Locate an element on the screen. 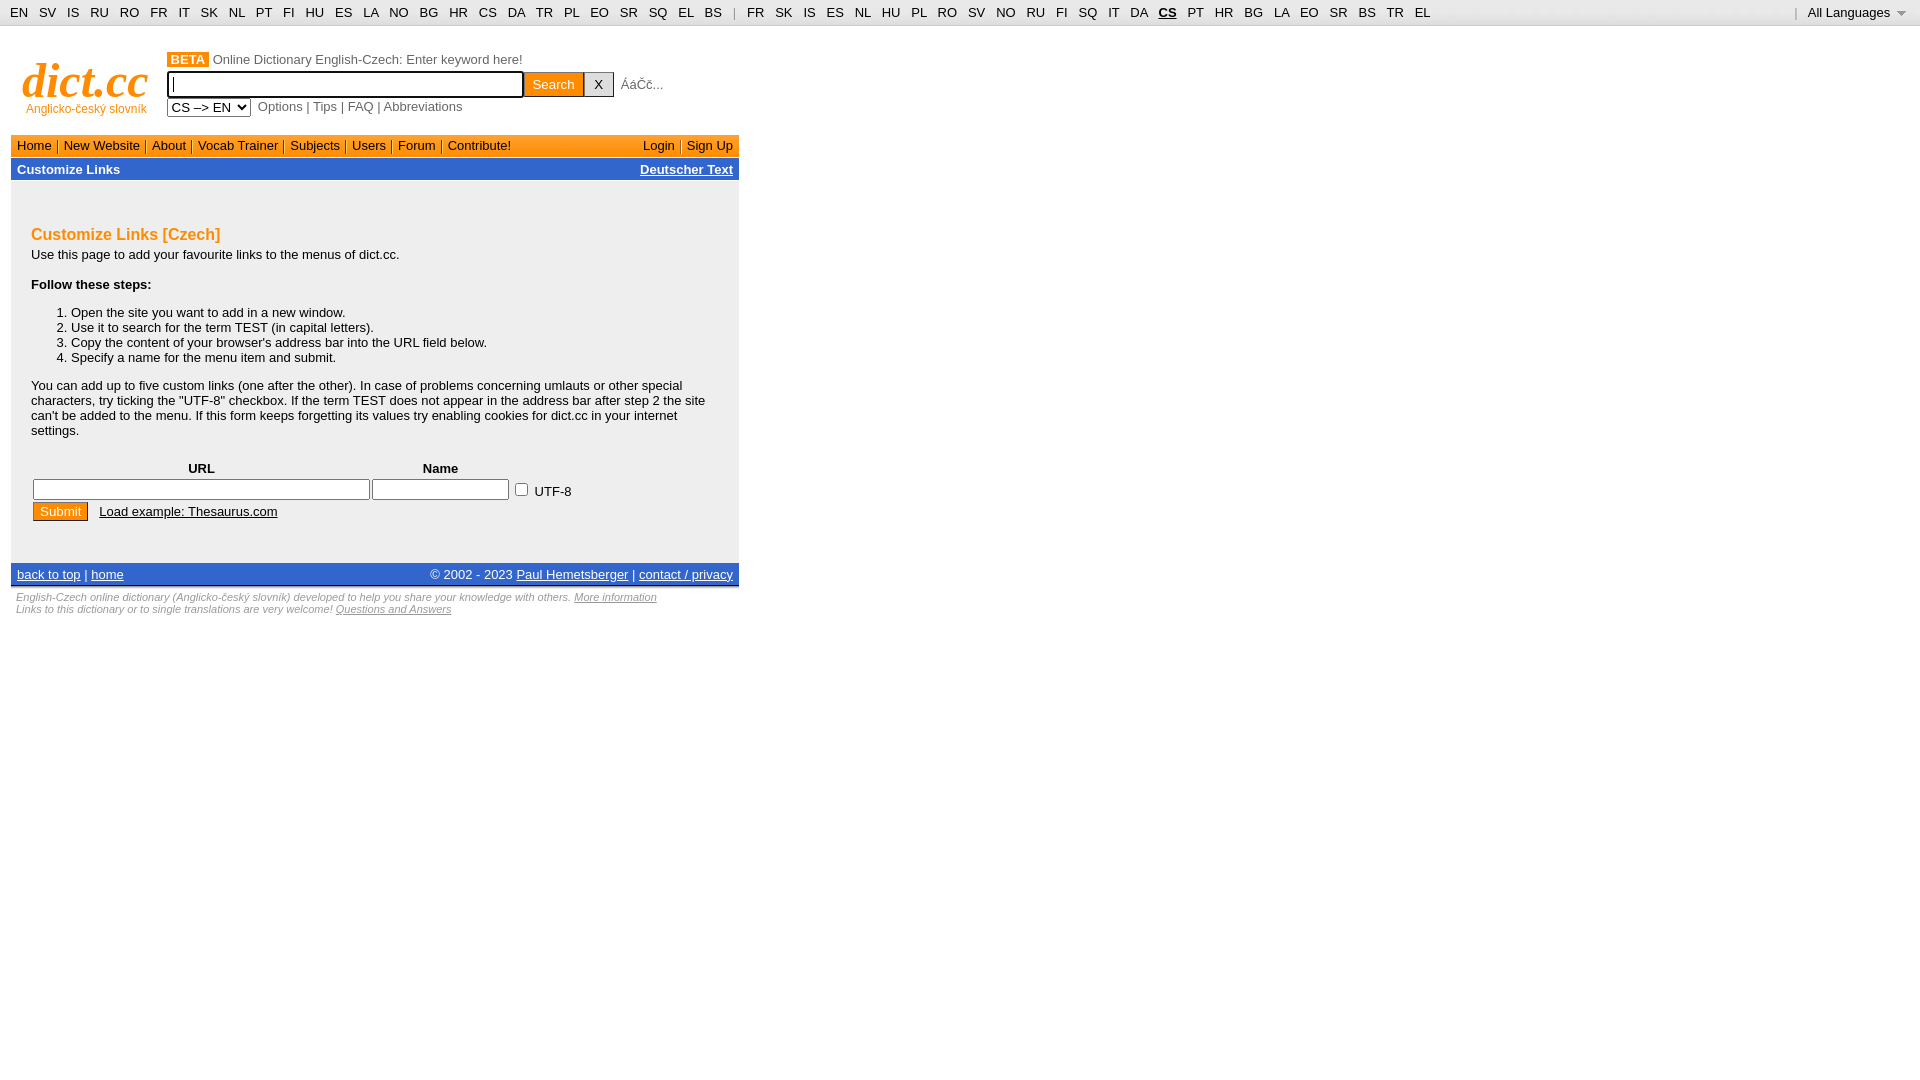 The image size is (1920, 1080). 'BG' is located at coordinates (1242, 12).